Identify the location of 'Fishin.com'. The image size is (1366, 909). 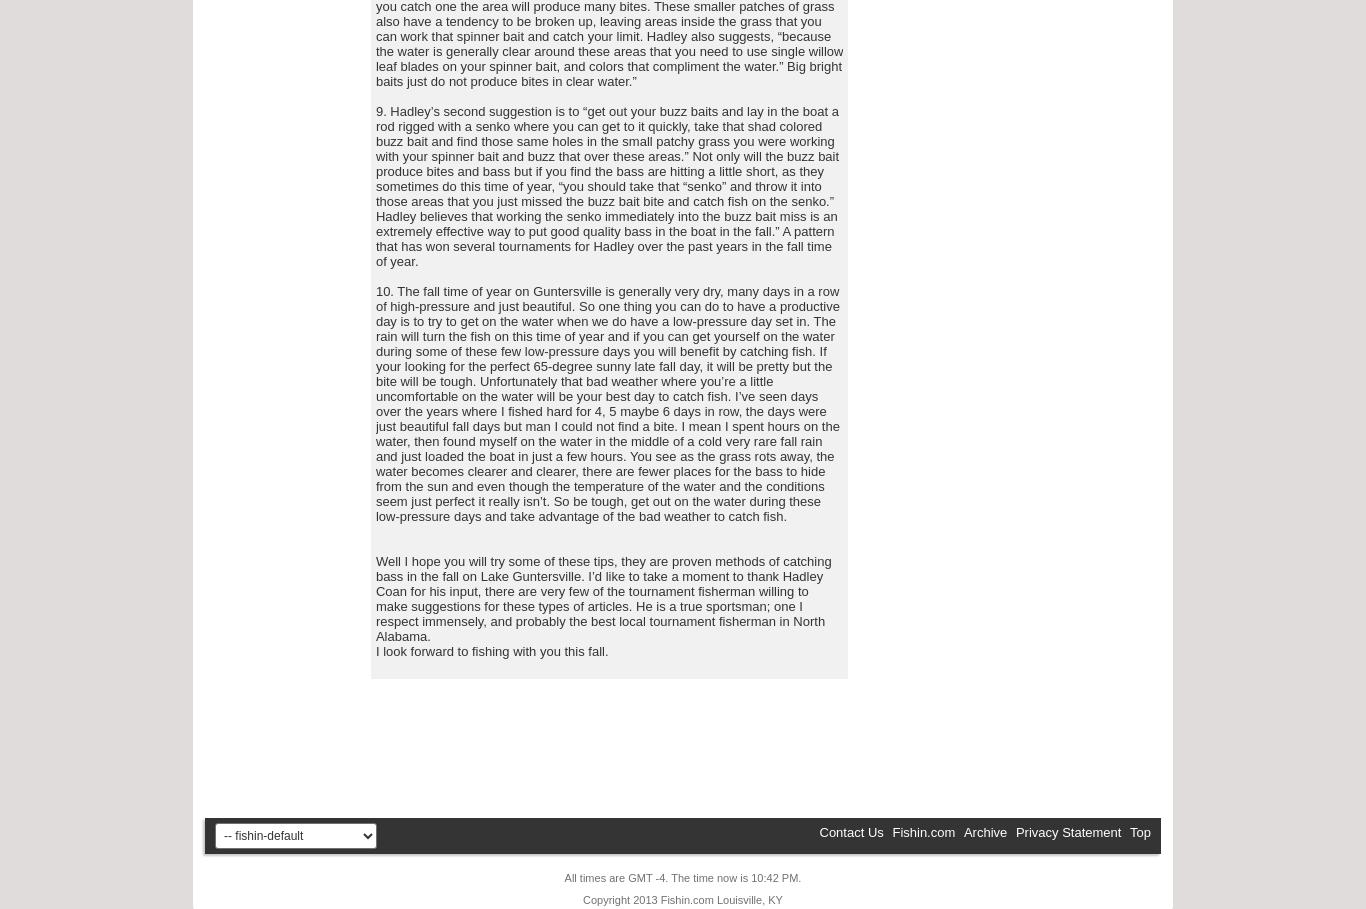
(923, 832).